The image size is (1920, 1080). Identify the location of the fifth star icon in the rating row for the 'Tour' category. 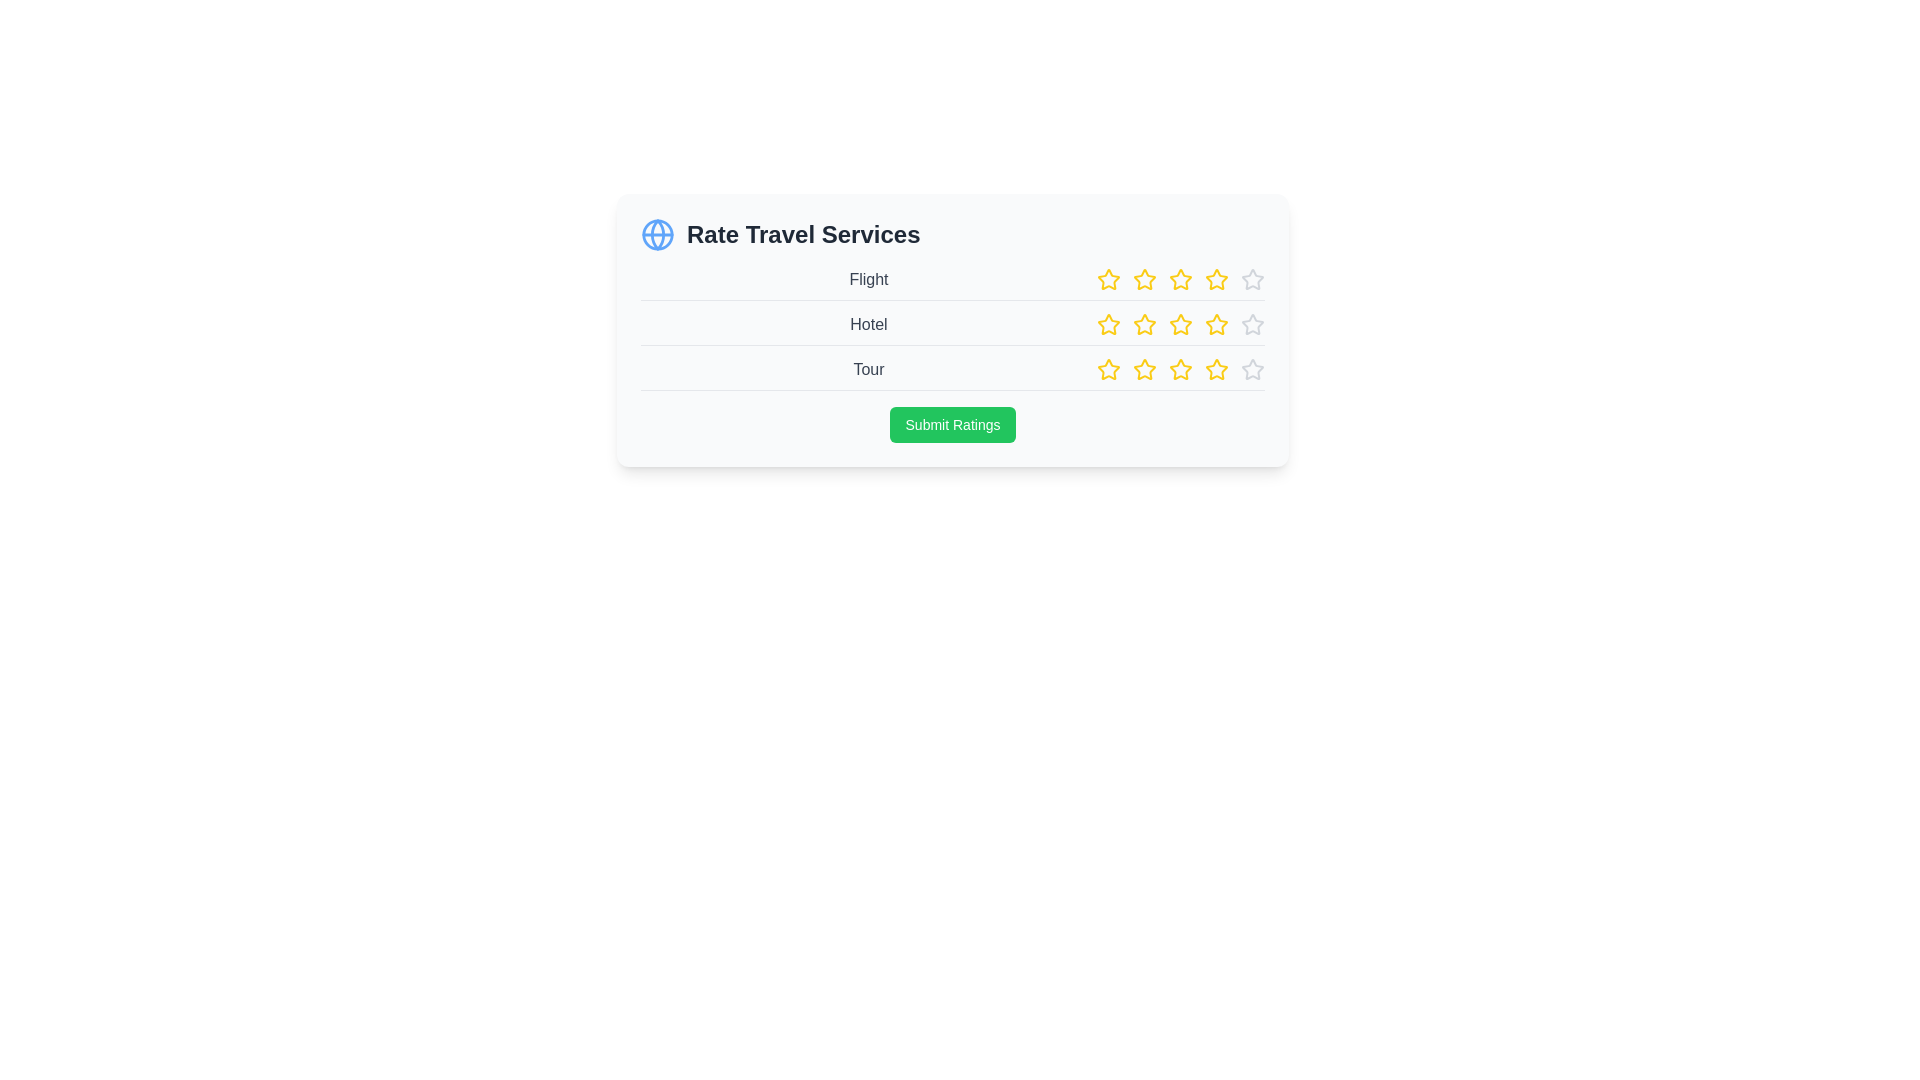
(1145, 369).